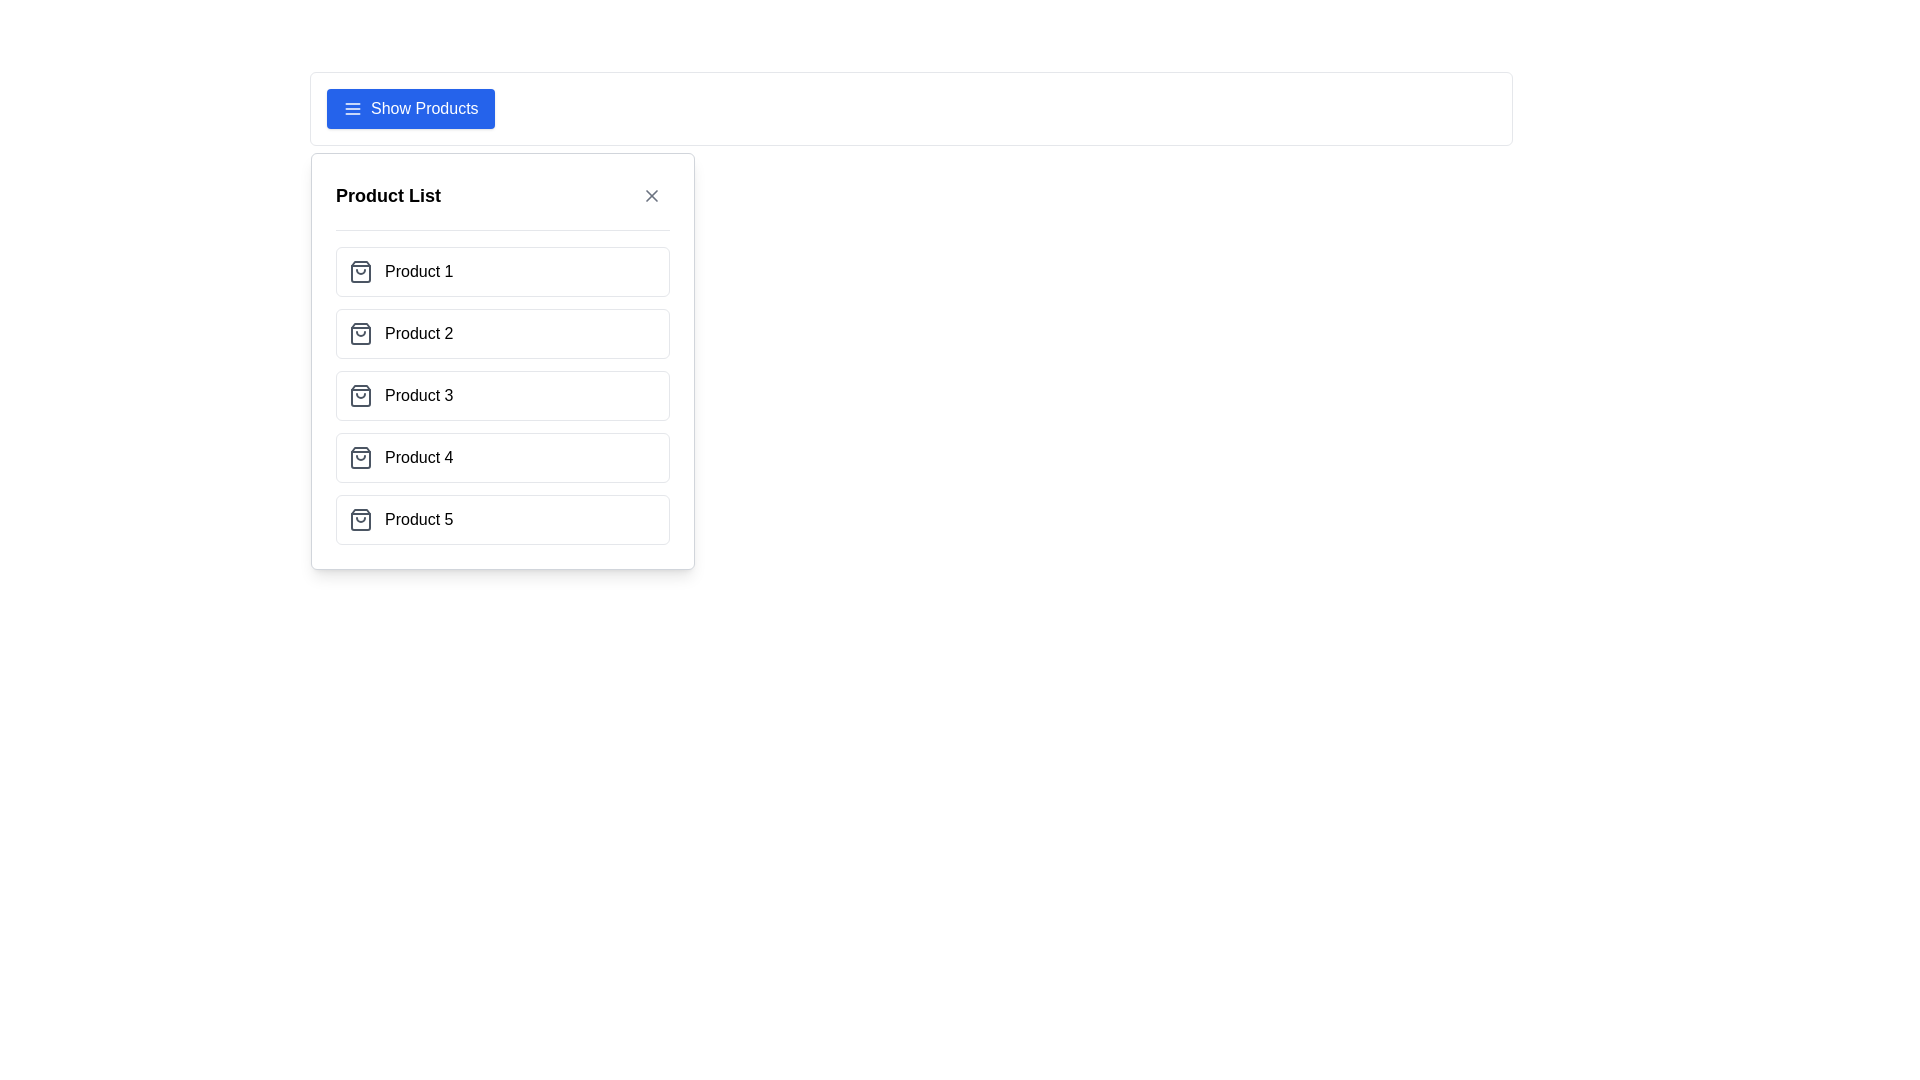 Image resolution: width=1920 pixels, height=1080 pixels. I want to click on the shopping bag representation located in the third row of the product list, visually aiding the associated product, so click(360, 396).